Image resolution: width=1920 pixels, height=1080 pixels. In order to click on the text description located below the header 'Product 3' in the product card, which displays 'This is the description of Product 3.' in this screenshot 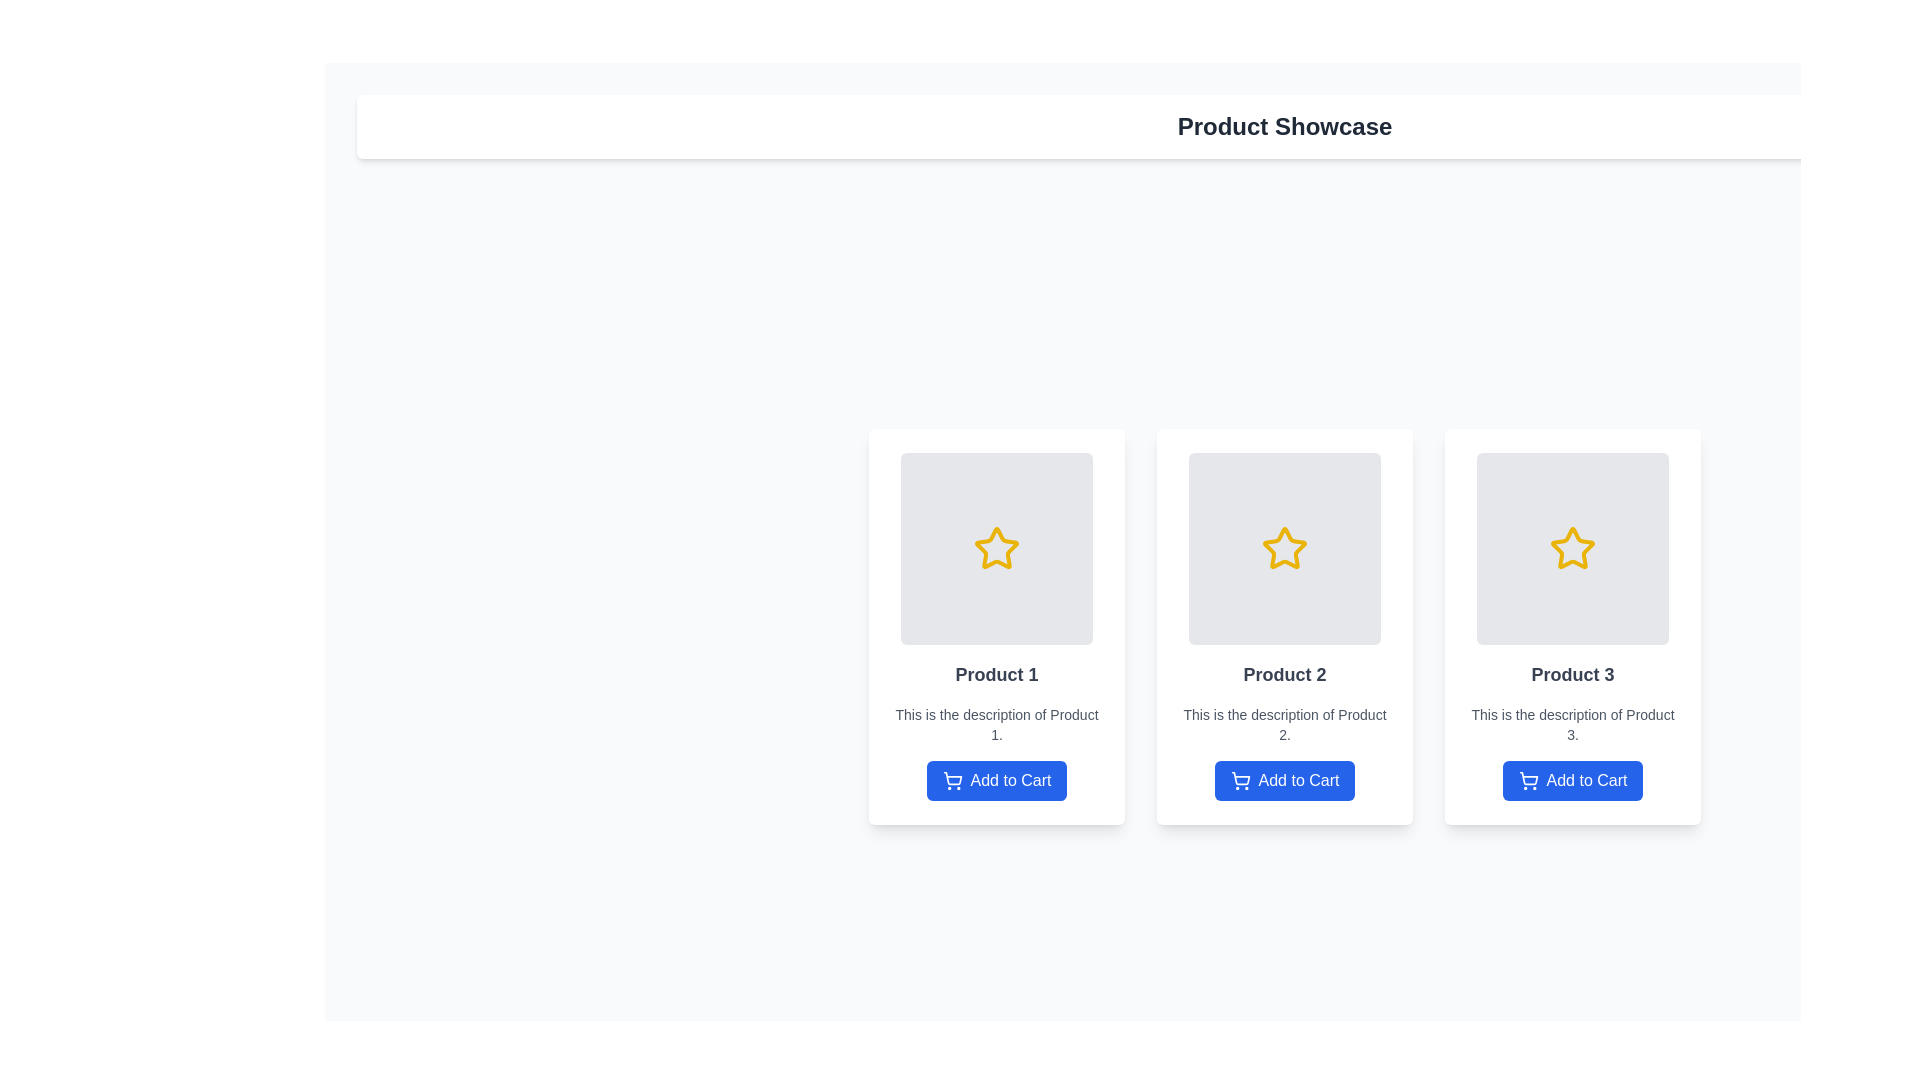, I will do `click(1572, 725)`.